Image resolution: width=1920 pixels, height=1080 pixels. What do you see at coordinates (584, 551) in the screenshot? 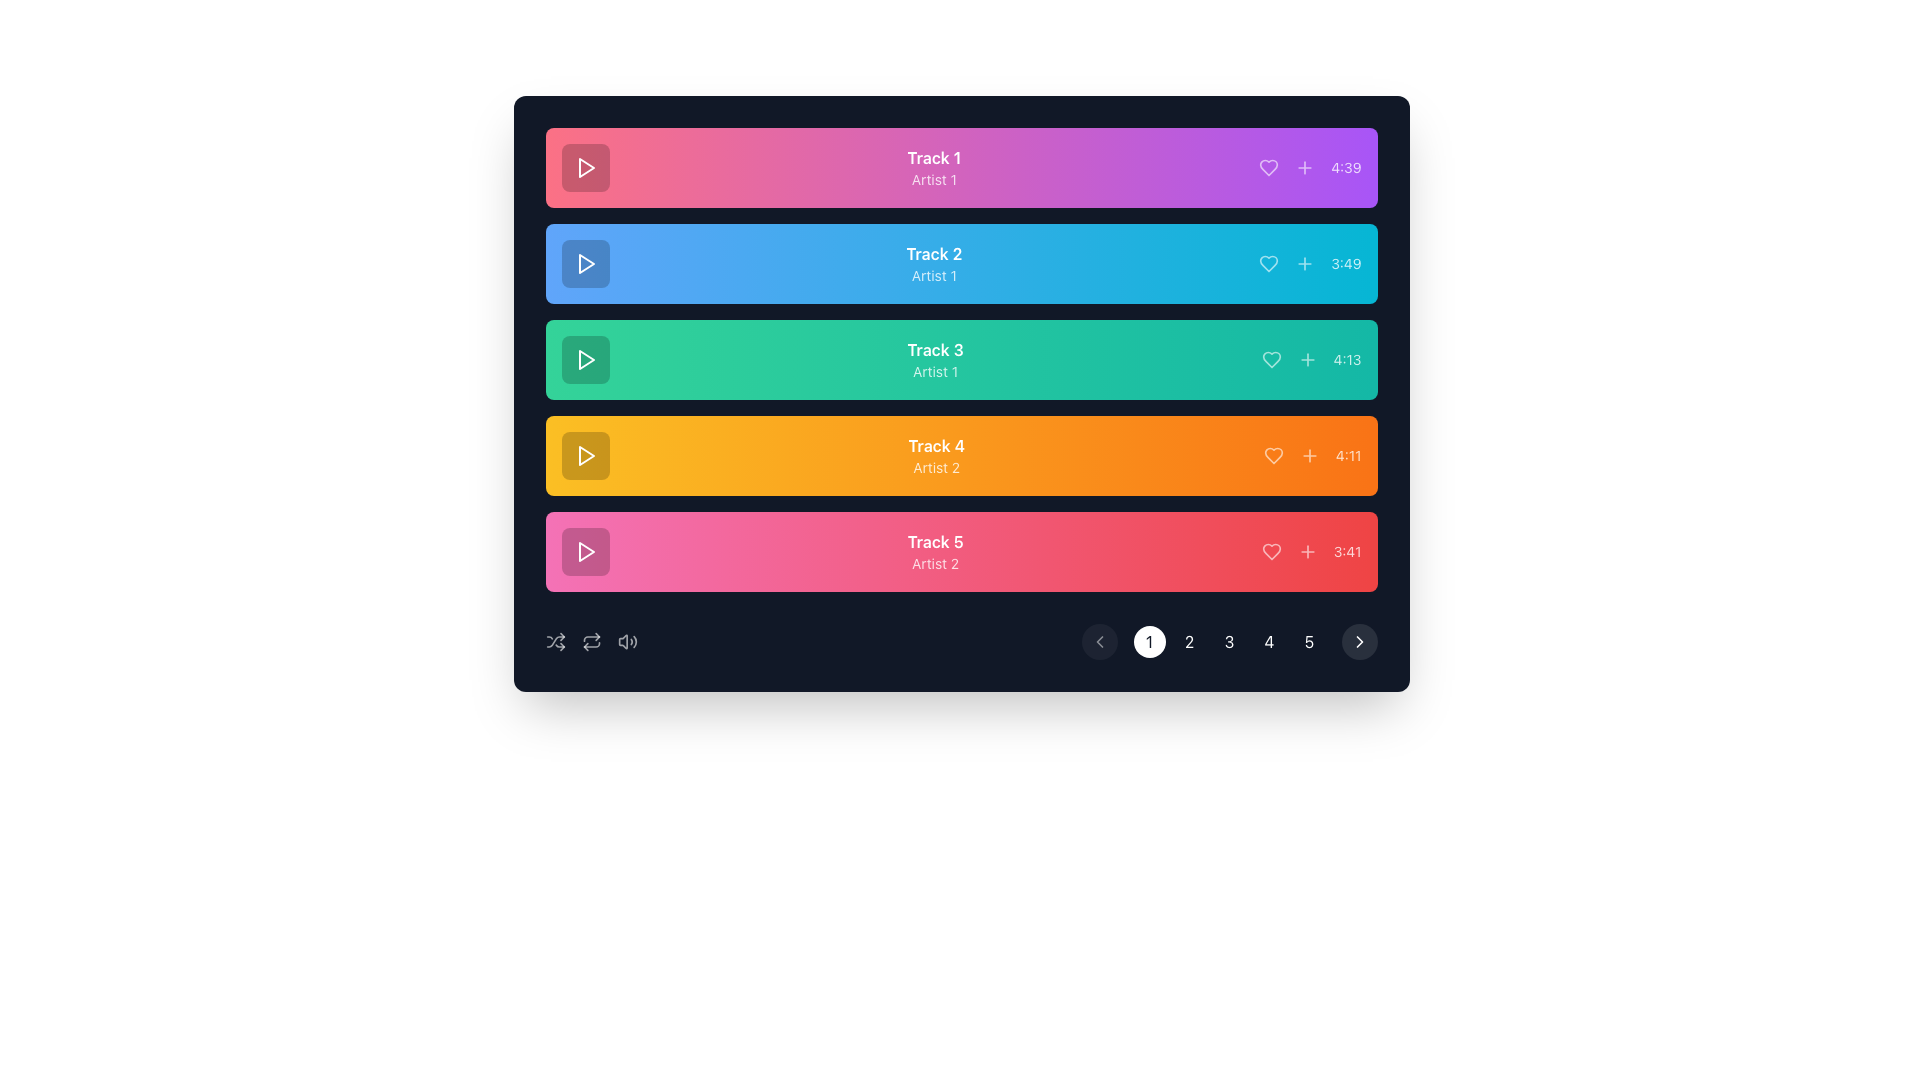
I see `the play button shaped like a triangle within the circular button, located on the left side of the fifth track labeled 'Track 5' in the music track selection interface` at bounding box center [584, 551].